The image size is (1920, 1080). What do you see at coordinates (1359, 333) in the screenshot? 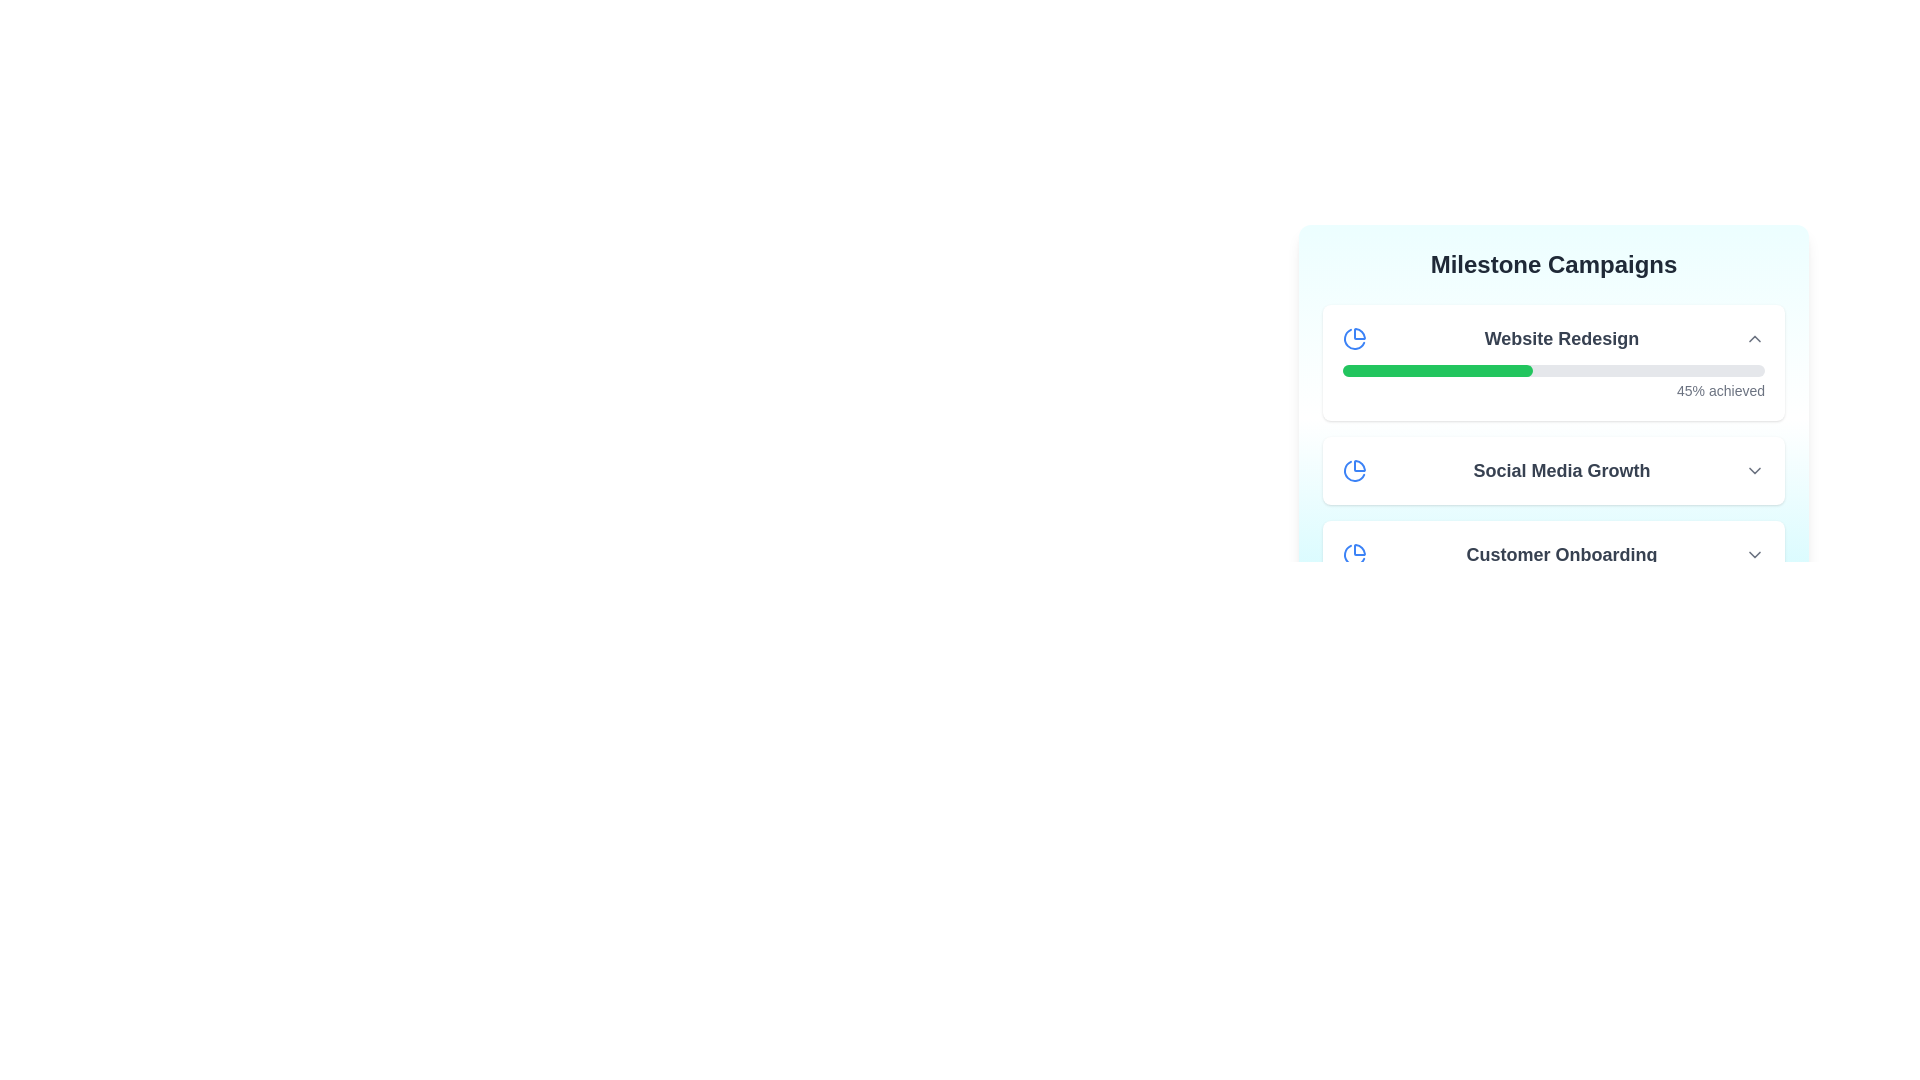
I see `the upper crescent shape of the pie-chart icon located within the 'Website Redesign' card under the 'Milestone Campaigns' heading` at bounding box center [1359, 333].